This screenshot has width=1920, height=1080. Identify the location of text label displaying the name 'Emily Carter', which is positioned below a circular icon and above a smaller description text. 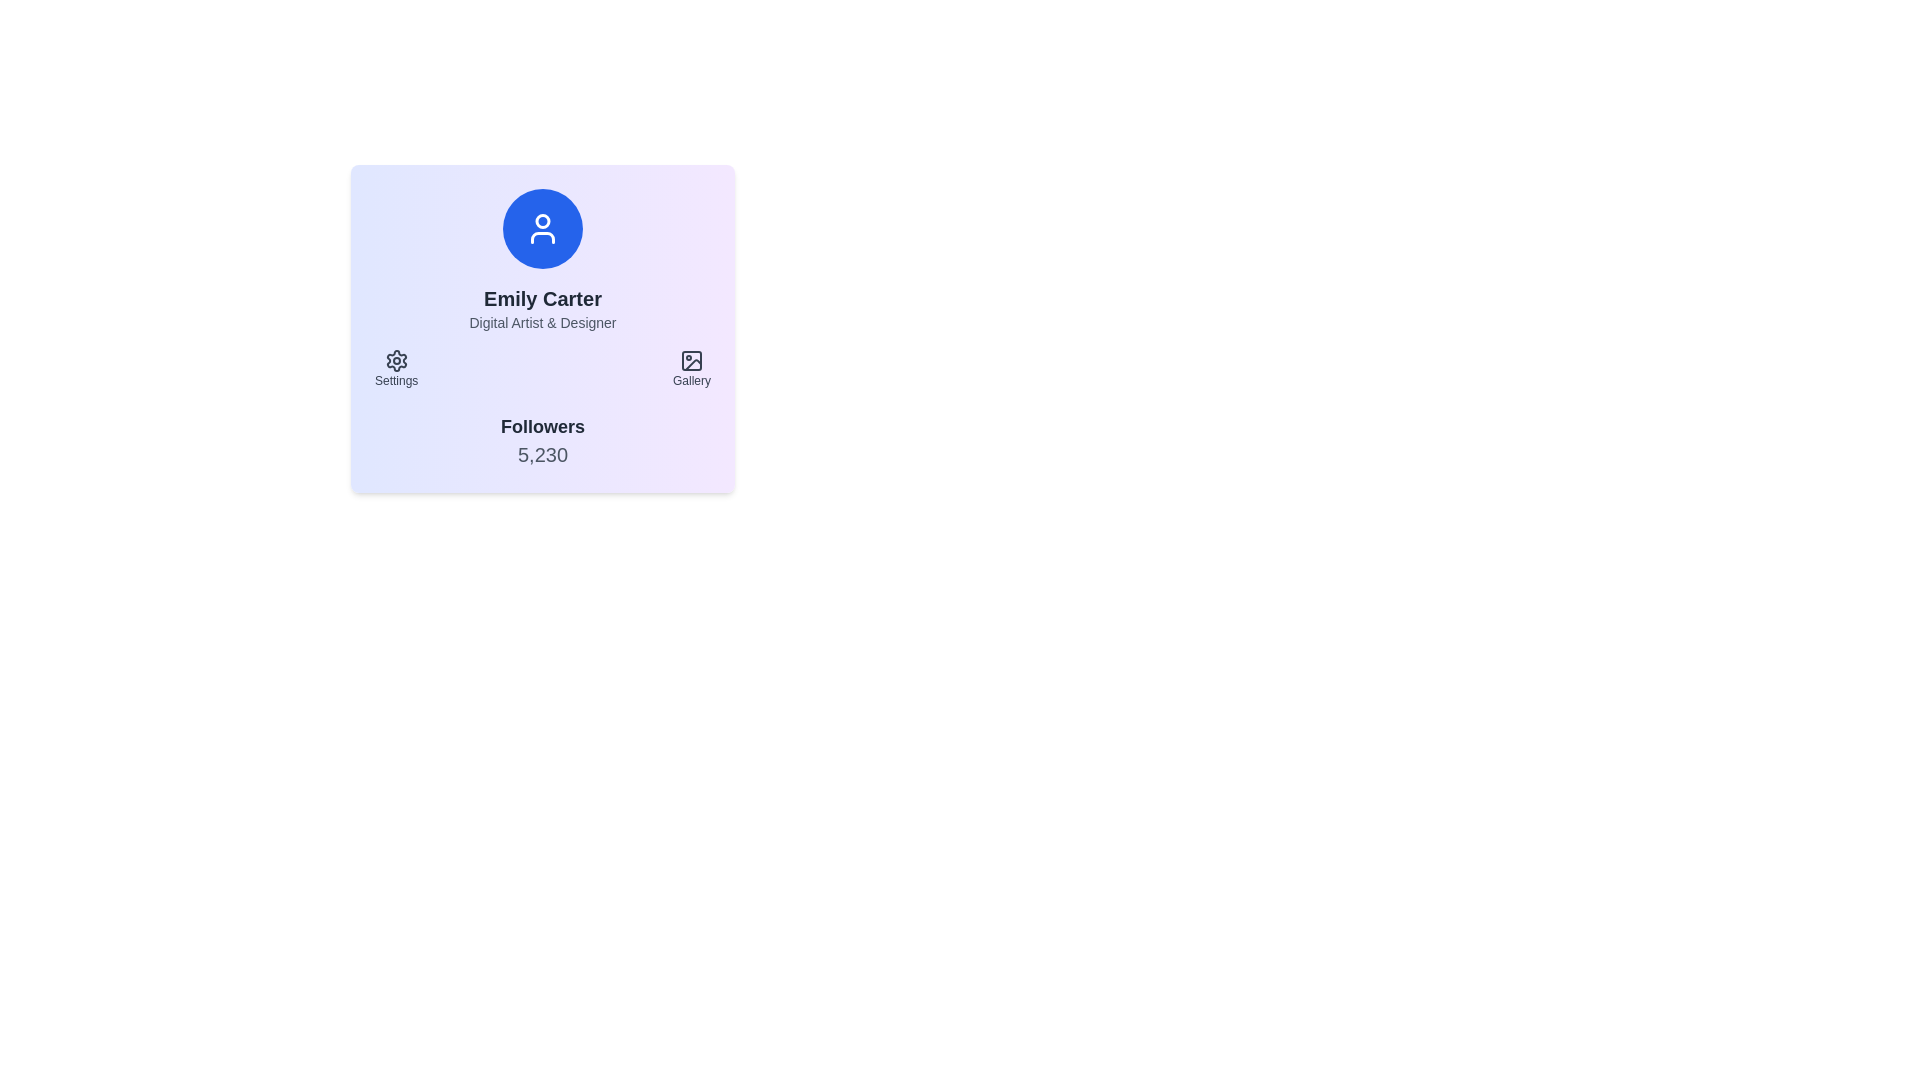
(542, 299).